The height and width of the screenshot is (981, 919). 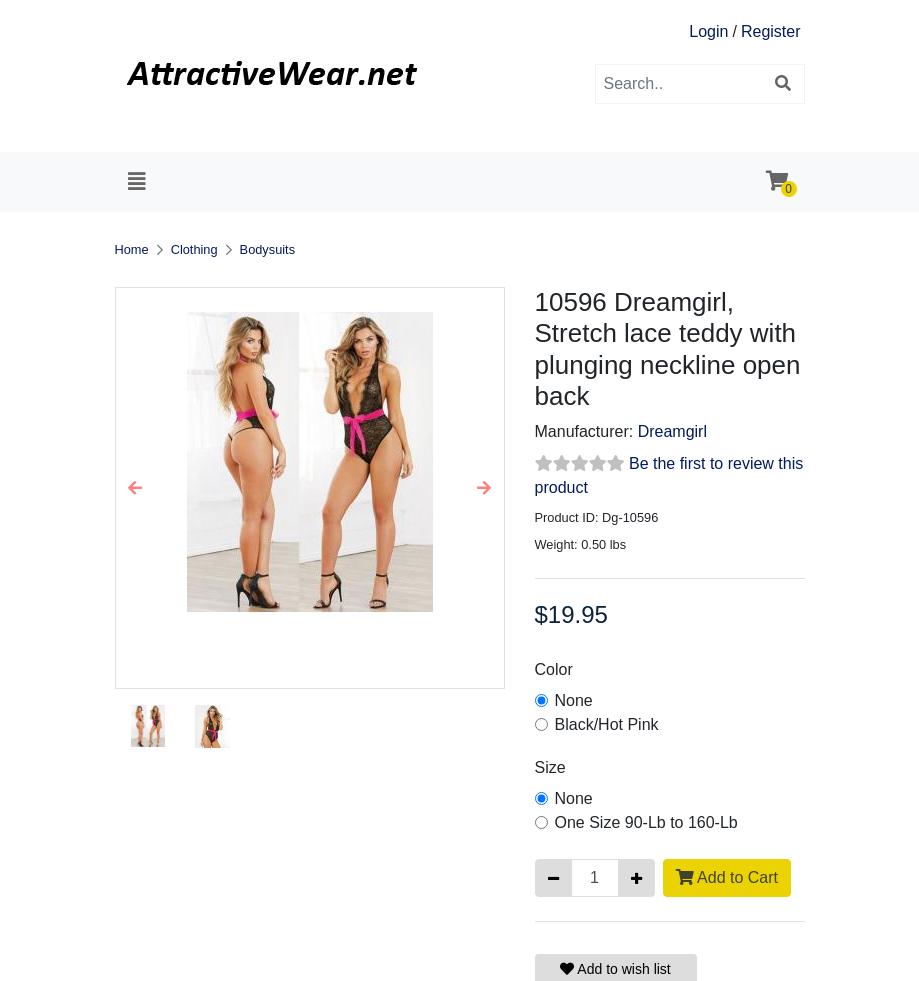 I want to click on '$19.95', so click(x=570, y=614).